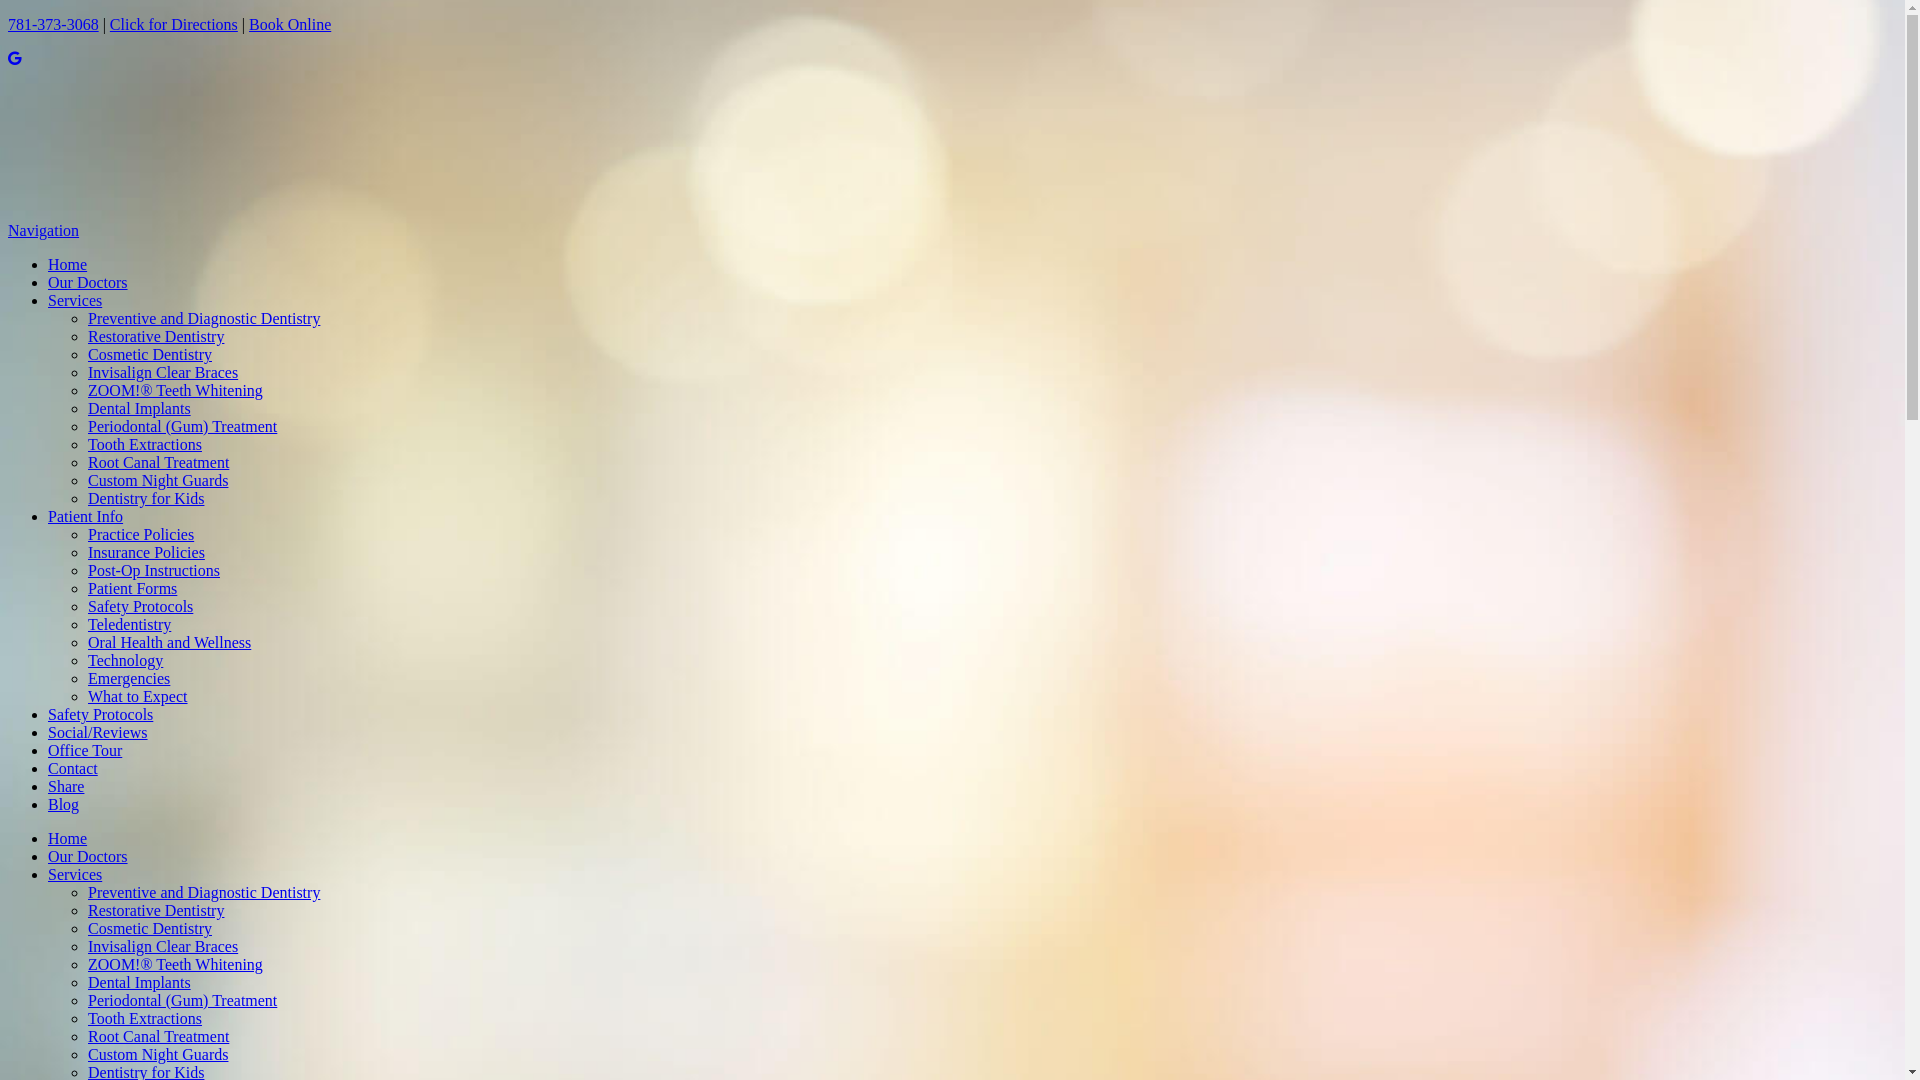  I want to click on 'Preventive and Diagnostic Dentistry', so click(203, 317).